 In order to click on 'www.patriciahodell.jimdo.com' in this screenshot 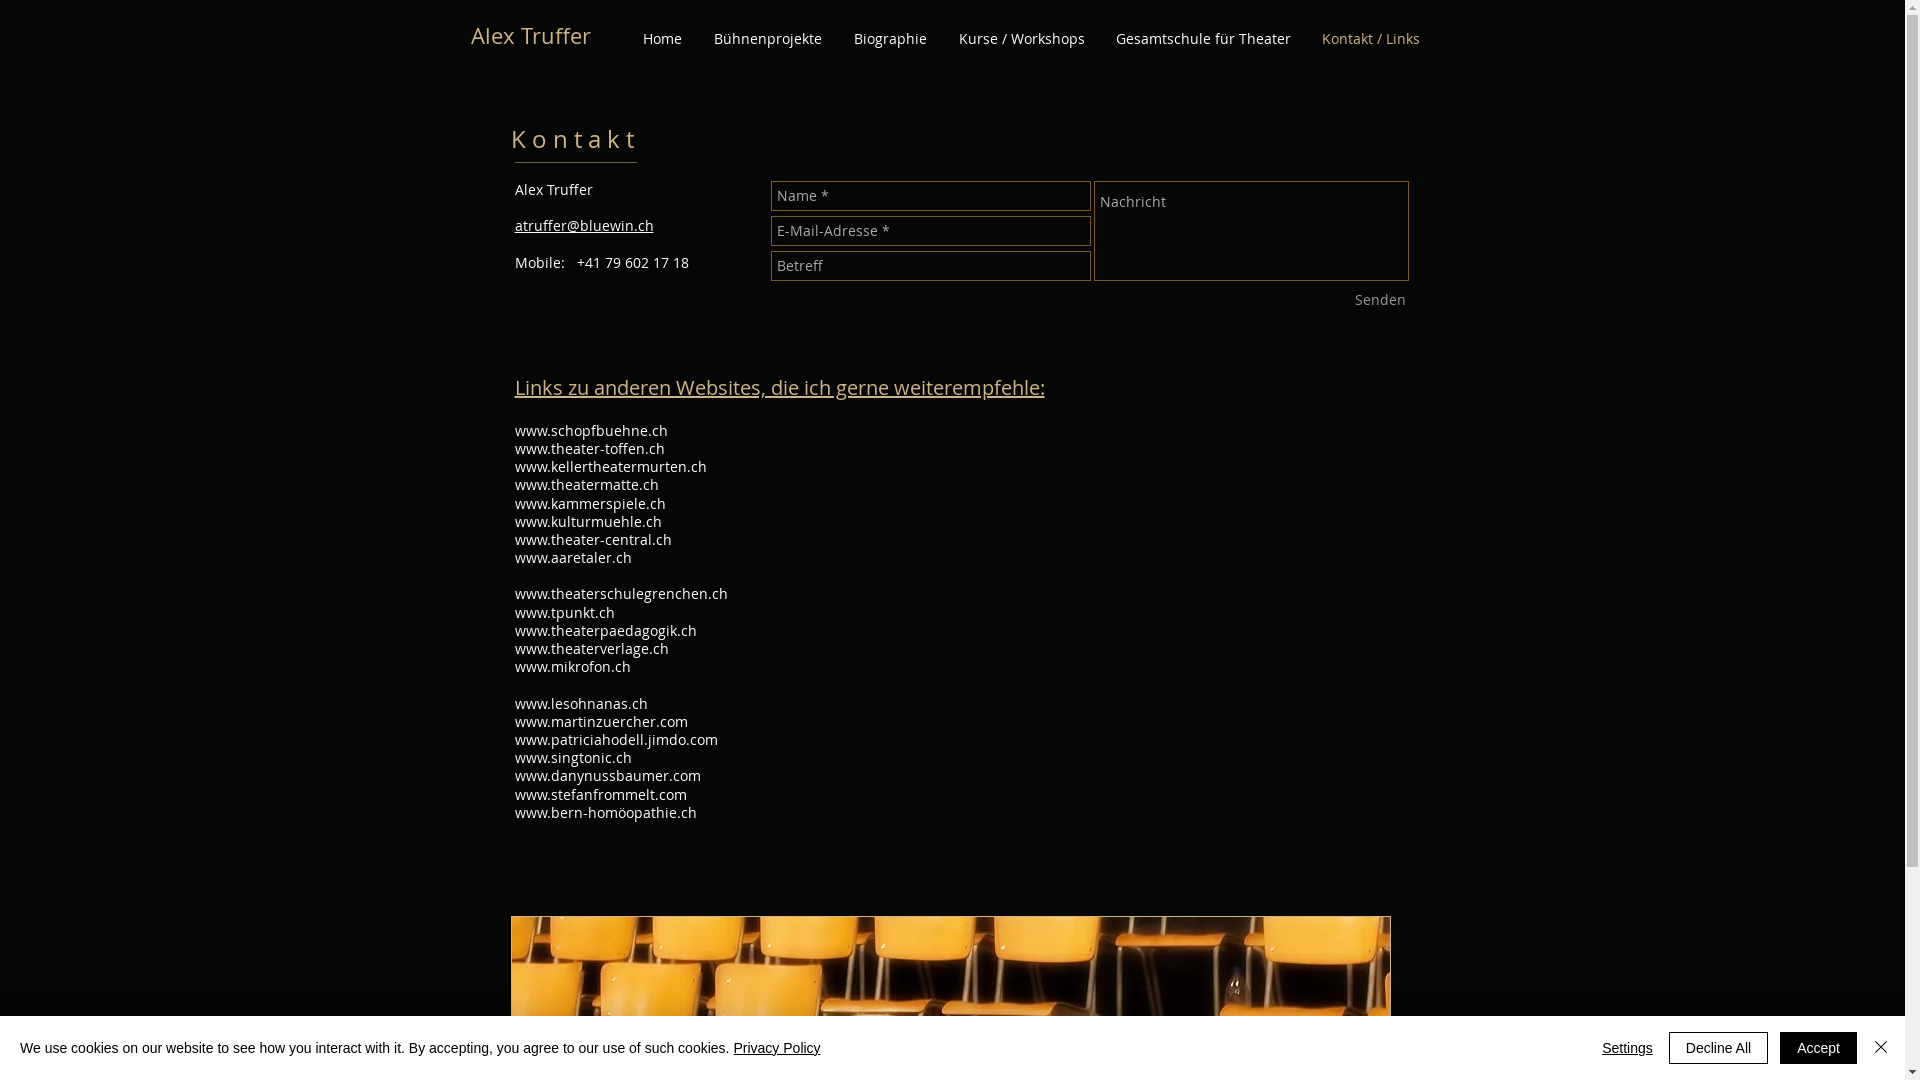, I will do `click(513, 739)`.